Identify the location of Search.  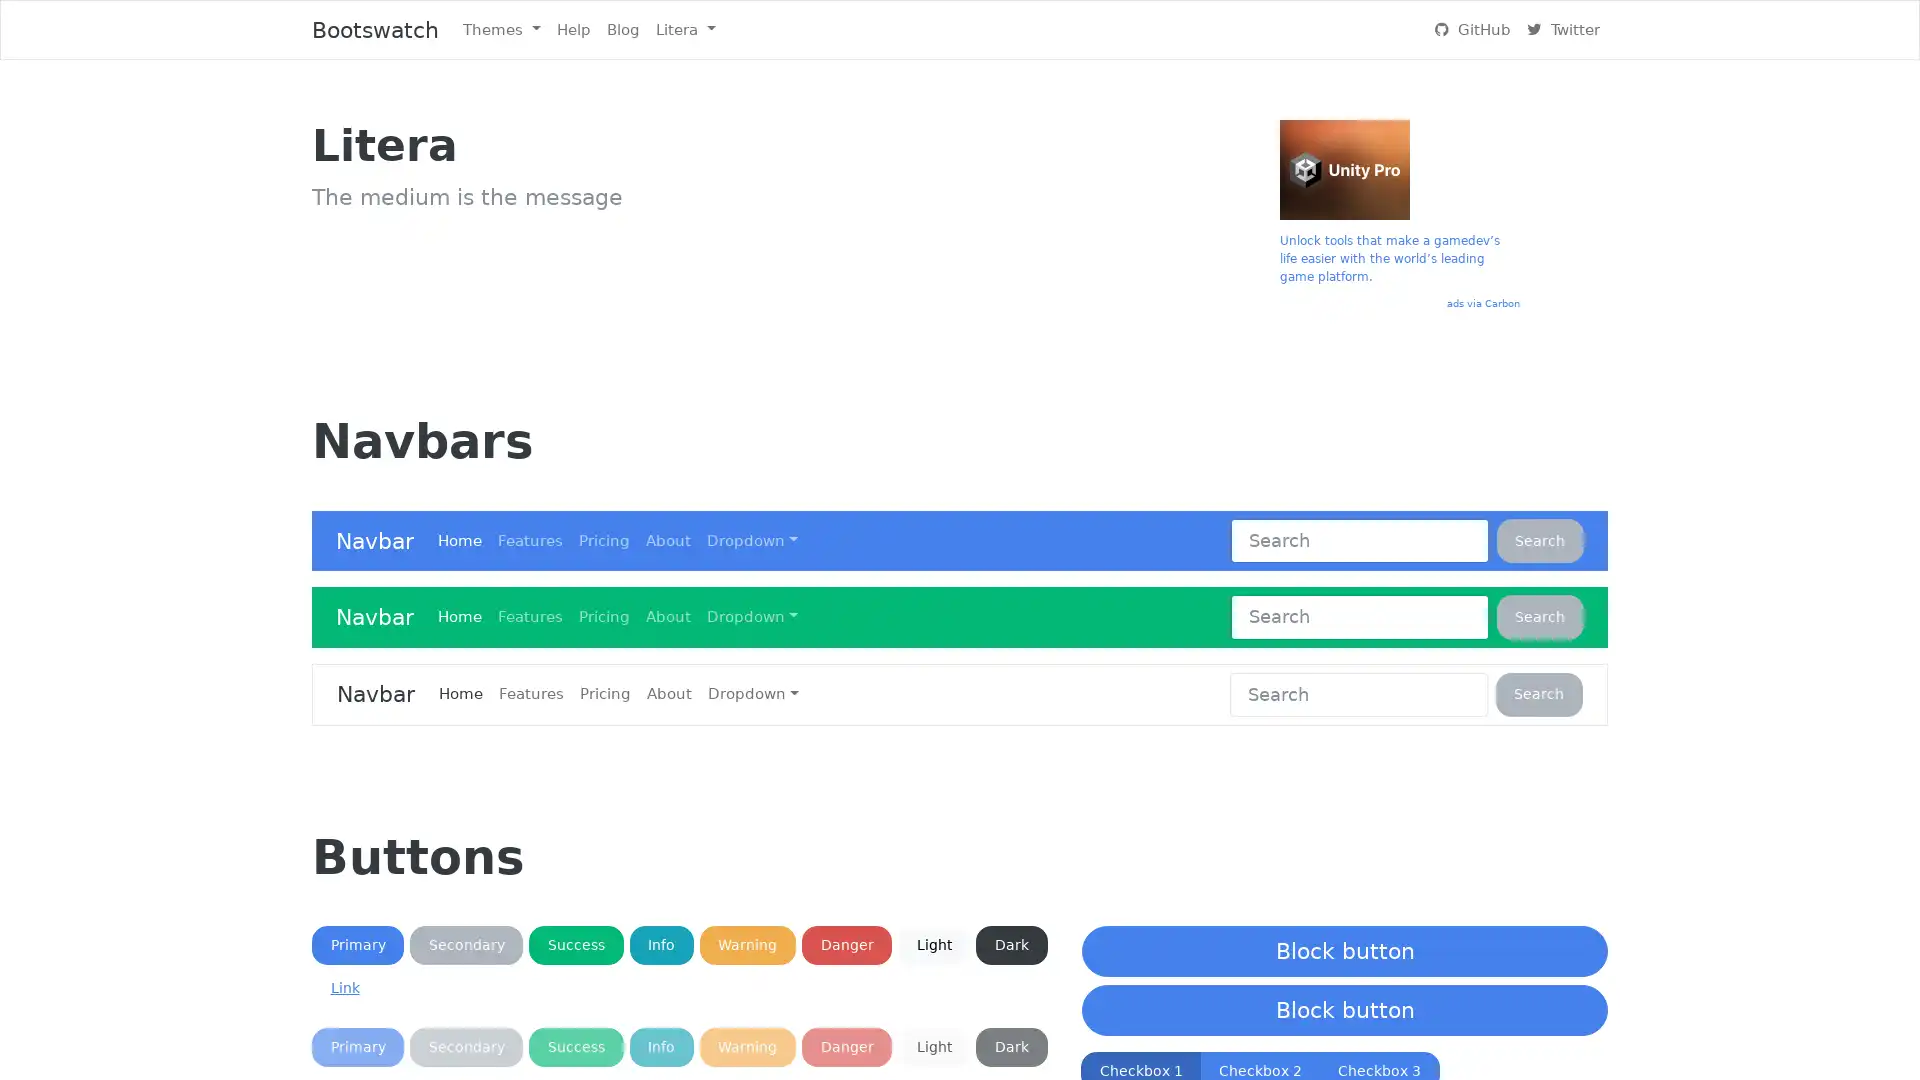
(1538, 693).